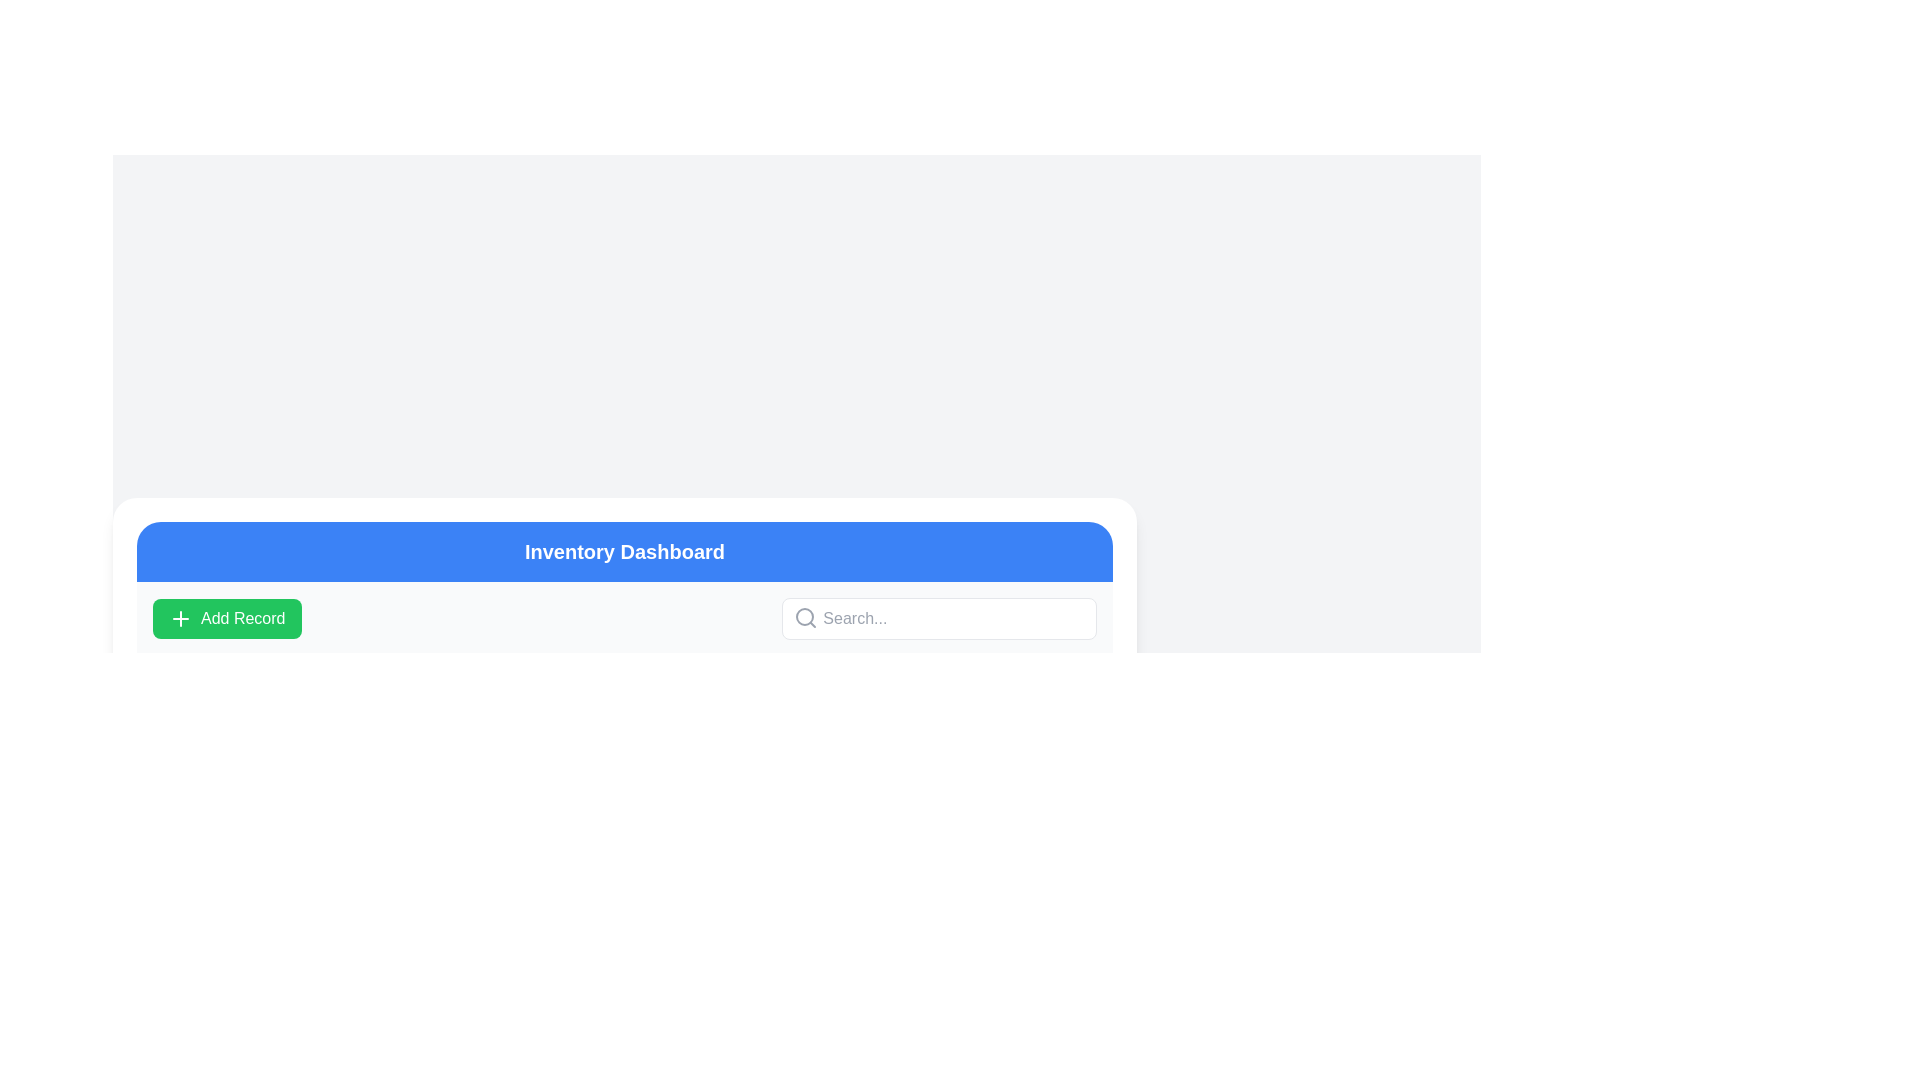 Image resolution: width=1920 pixels, height=1080 pixels. I want to click on the green button with rounded corners labeled 'Add Record' to observe its hover effects, so click(227, 617).